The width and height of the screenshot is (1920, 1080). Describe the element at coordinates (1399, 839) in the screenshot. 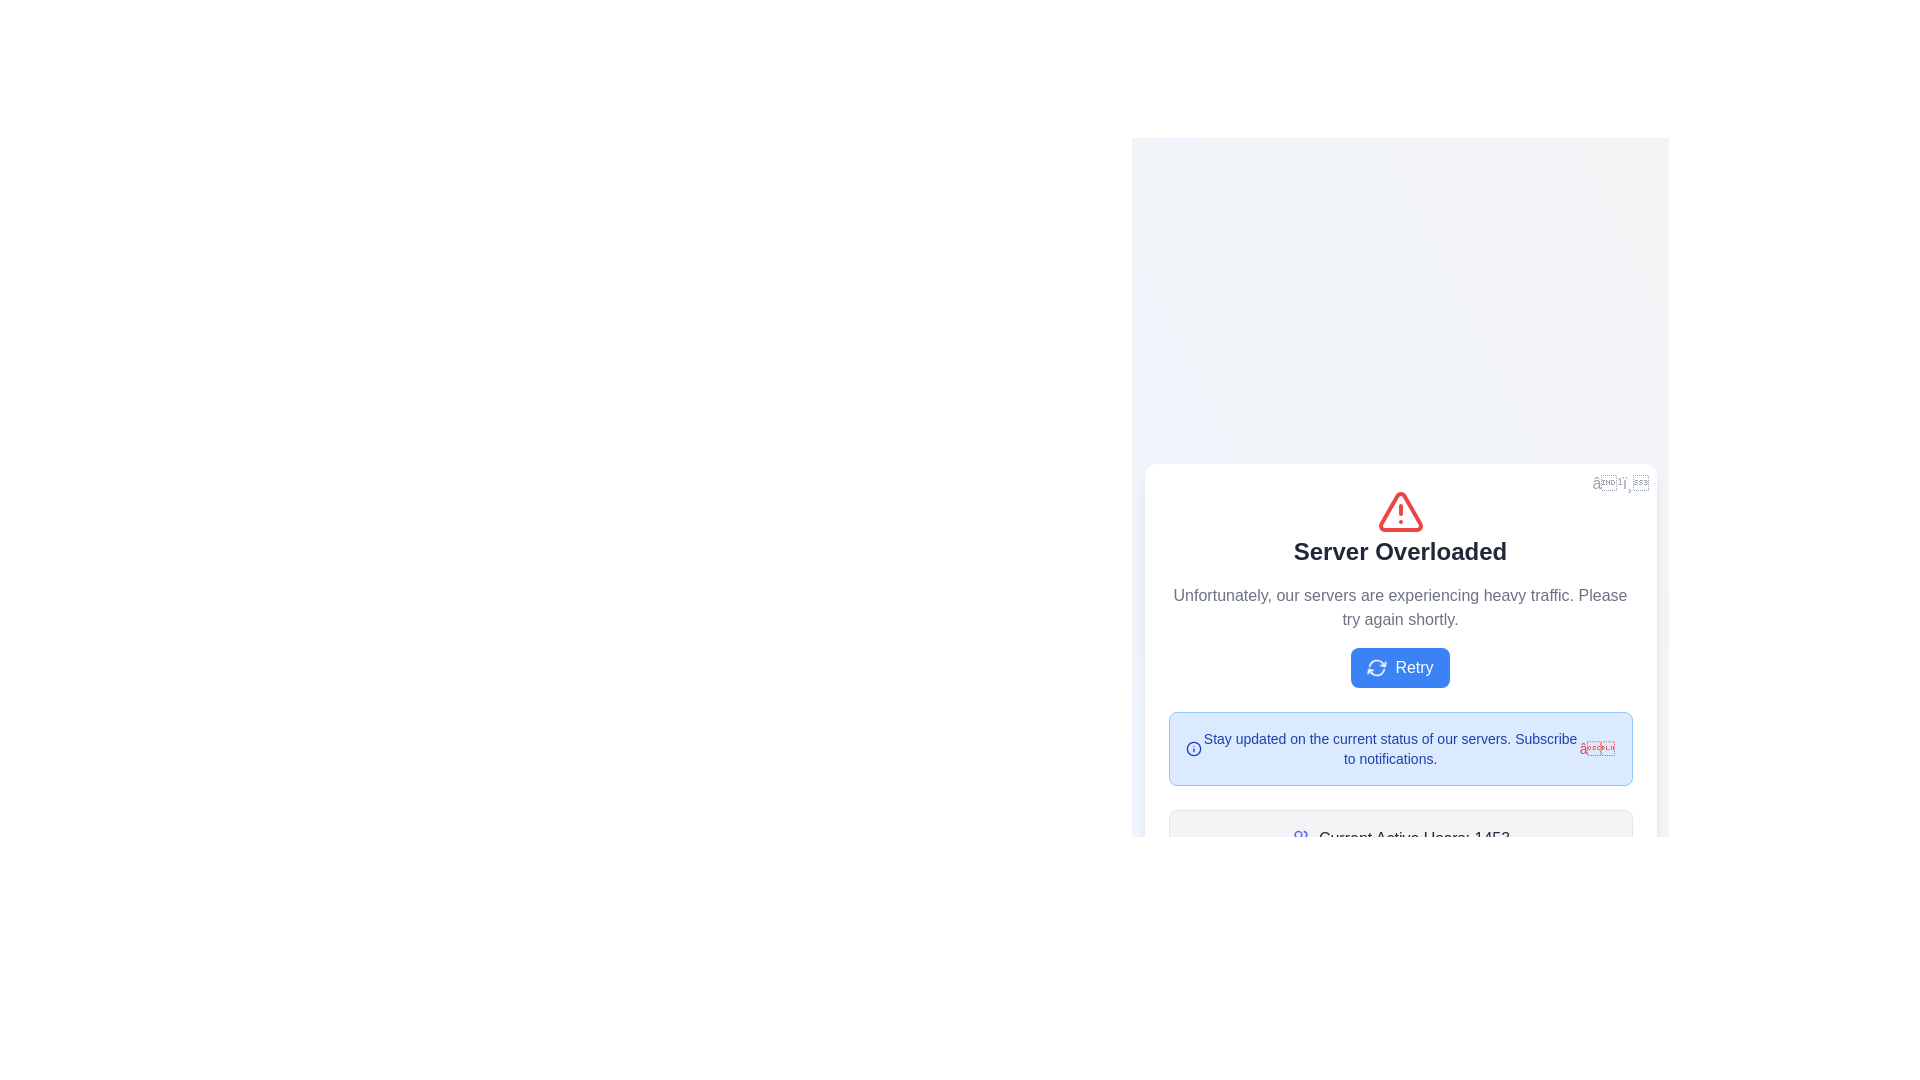

I see `the Information Display Box that shows 'Current Active Users: 1453' with a light gray background and indigo user figures icon` at that location.